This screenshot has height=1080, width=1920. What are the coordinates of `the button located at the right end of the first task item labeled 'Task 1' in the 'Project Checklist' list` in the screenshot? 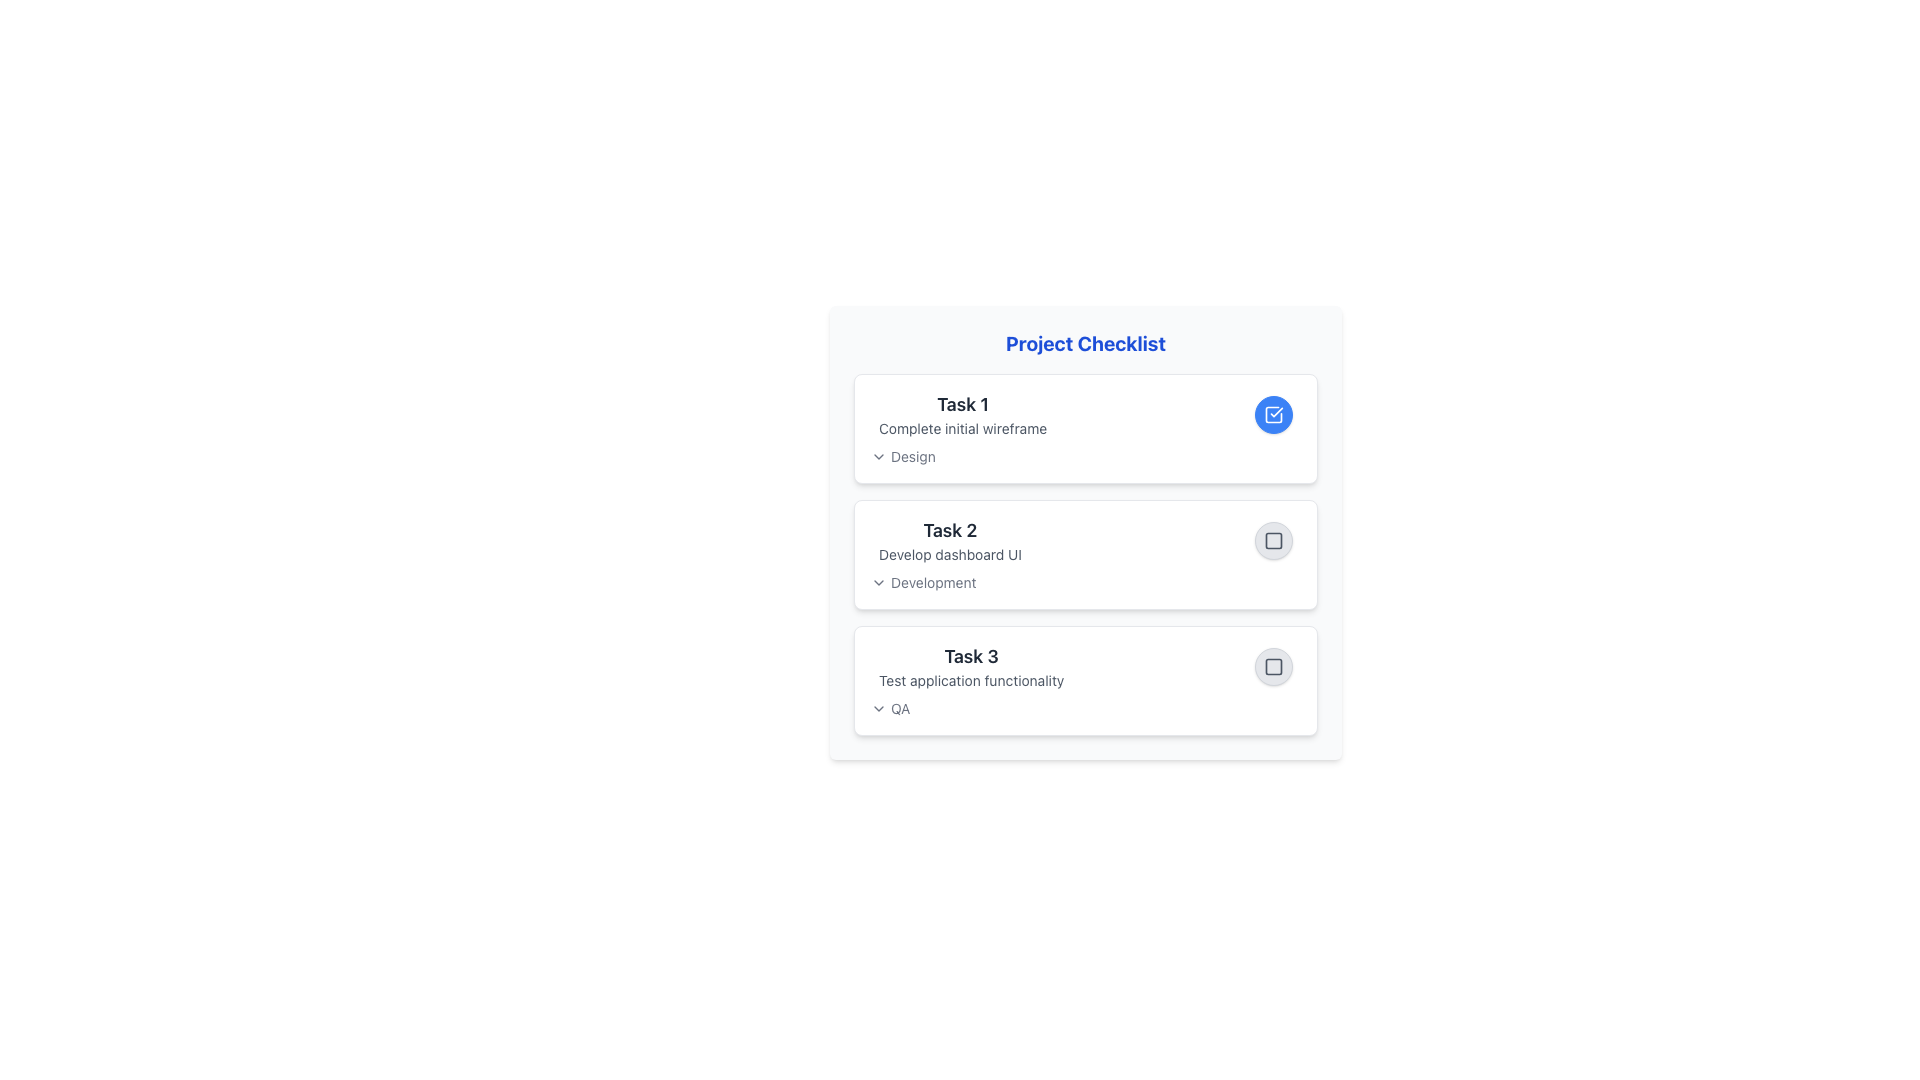 It's located at (1272, 414).